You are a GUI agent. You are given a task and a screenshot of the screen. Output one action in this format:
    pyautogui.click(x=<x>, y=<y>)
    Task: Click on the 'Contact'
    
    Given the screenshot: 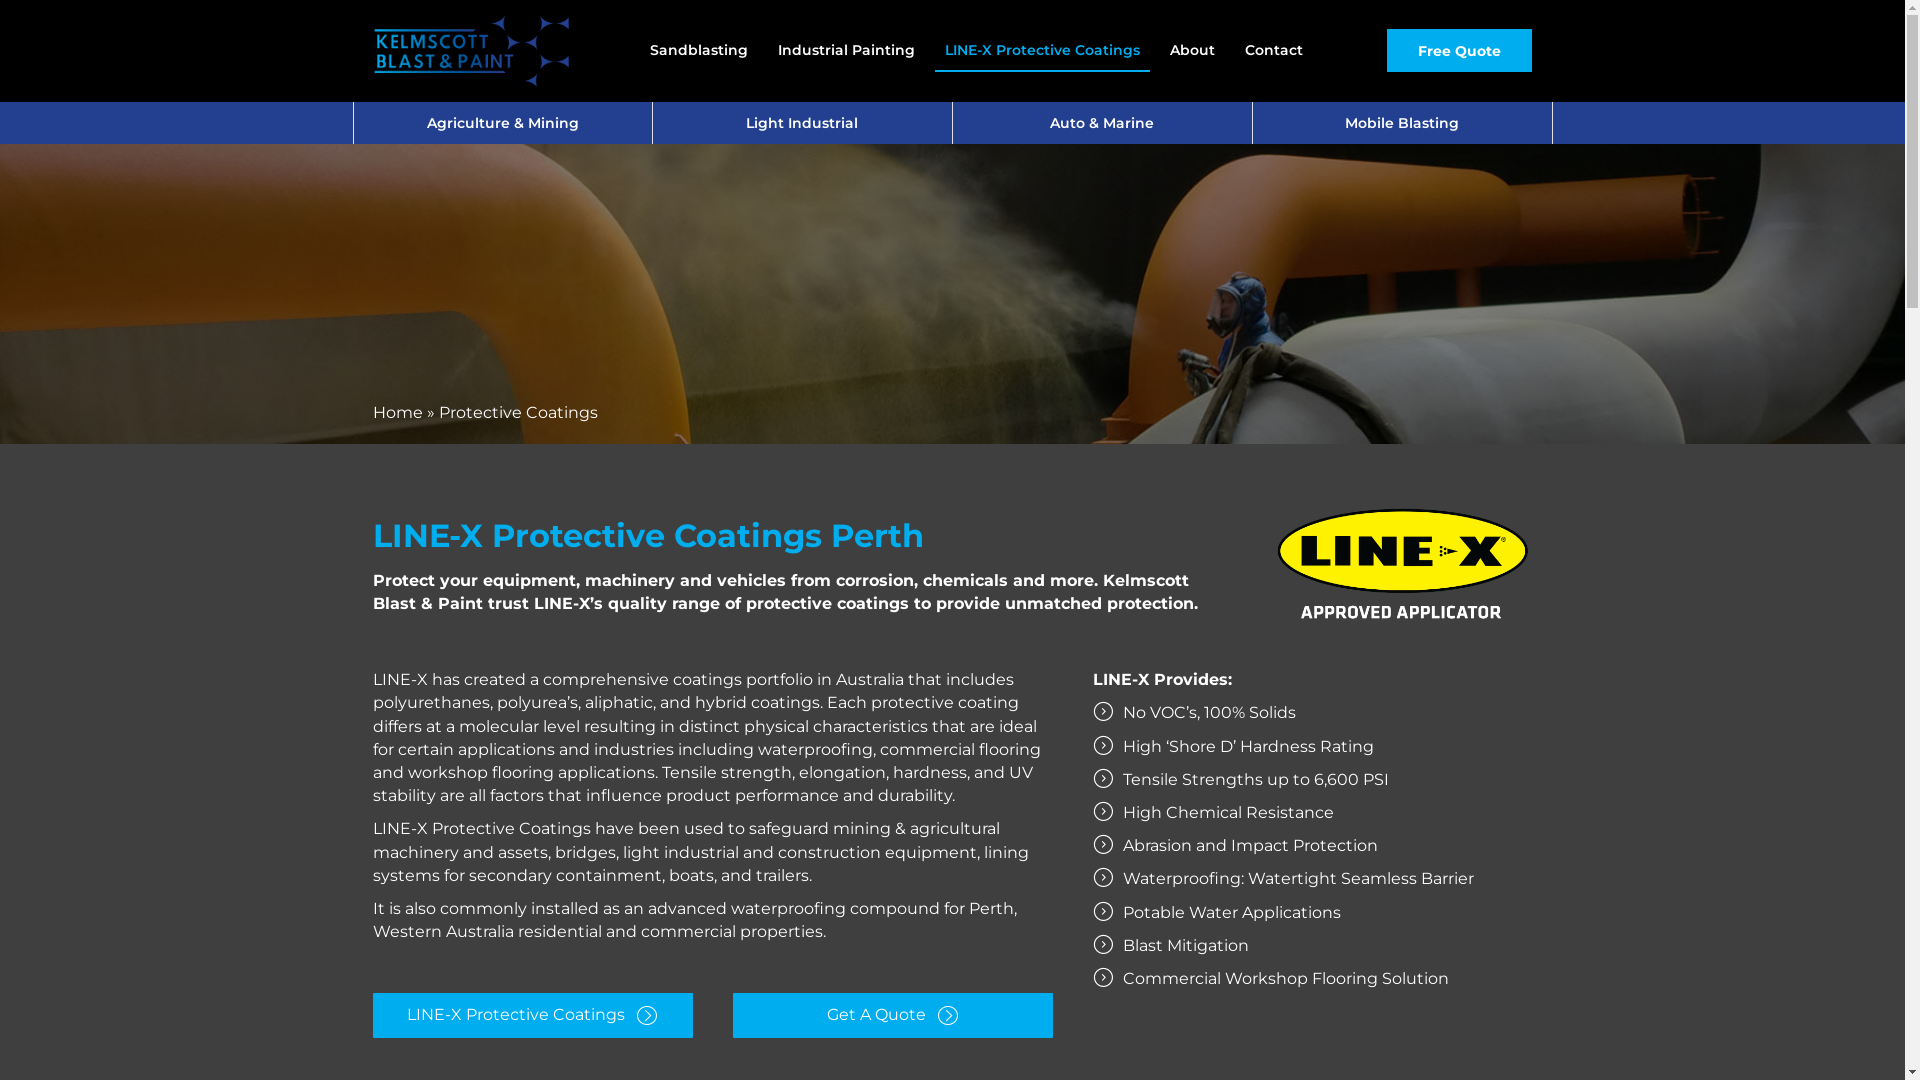 What is the action you would take?
    pyautogui.click(x=1272, y=49)
    